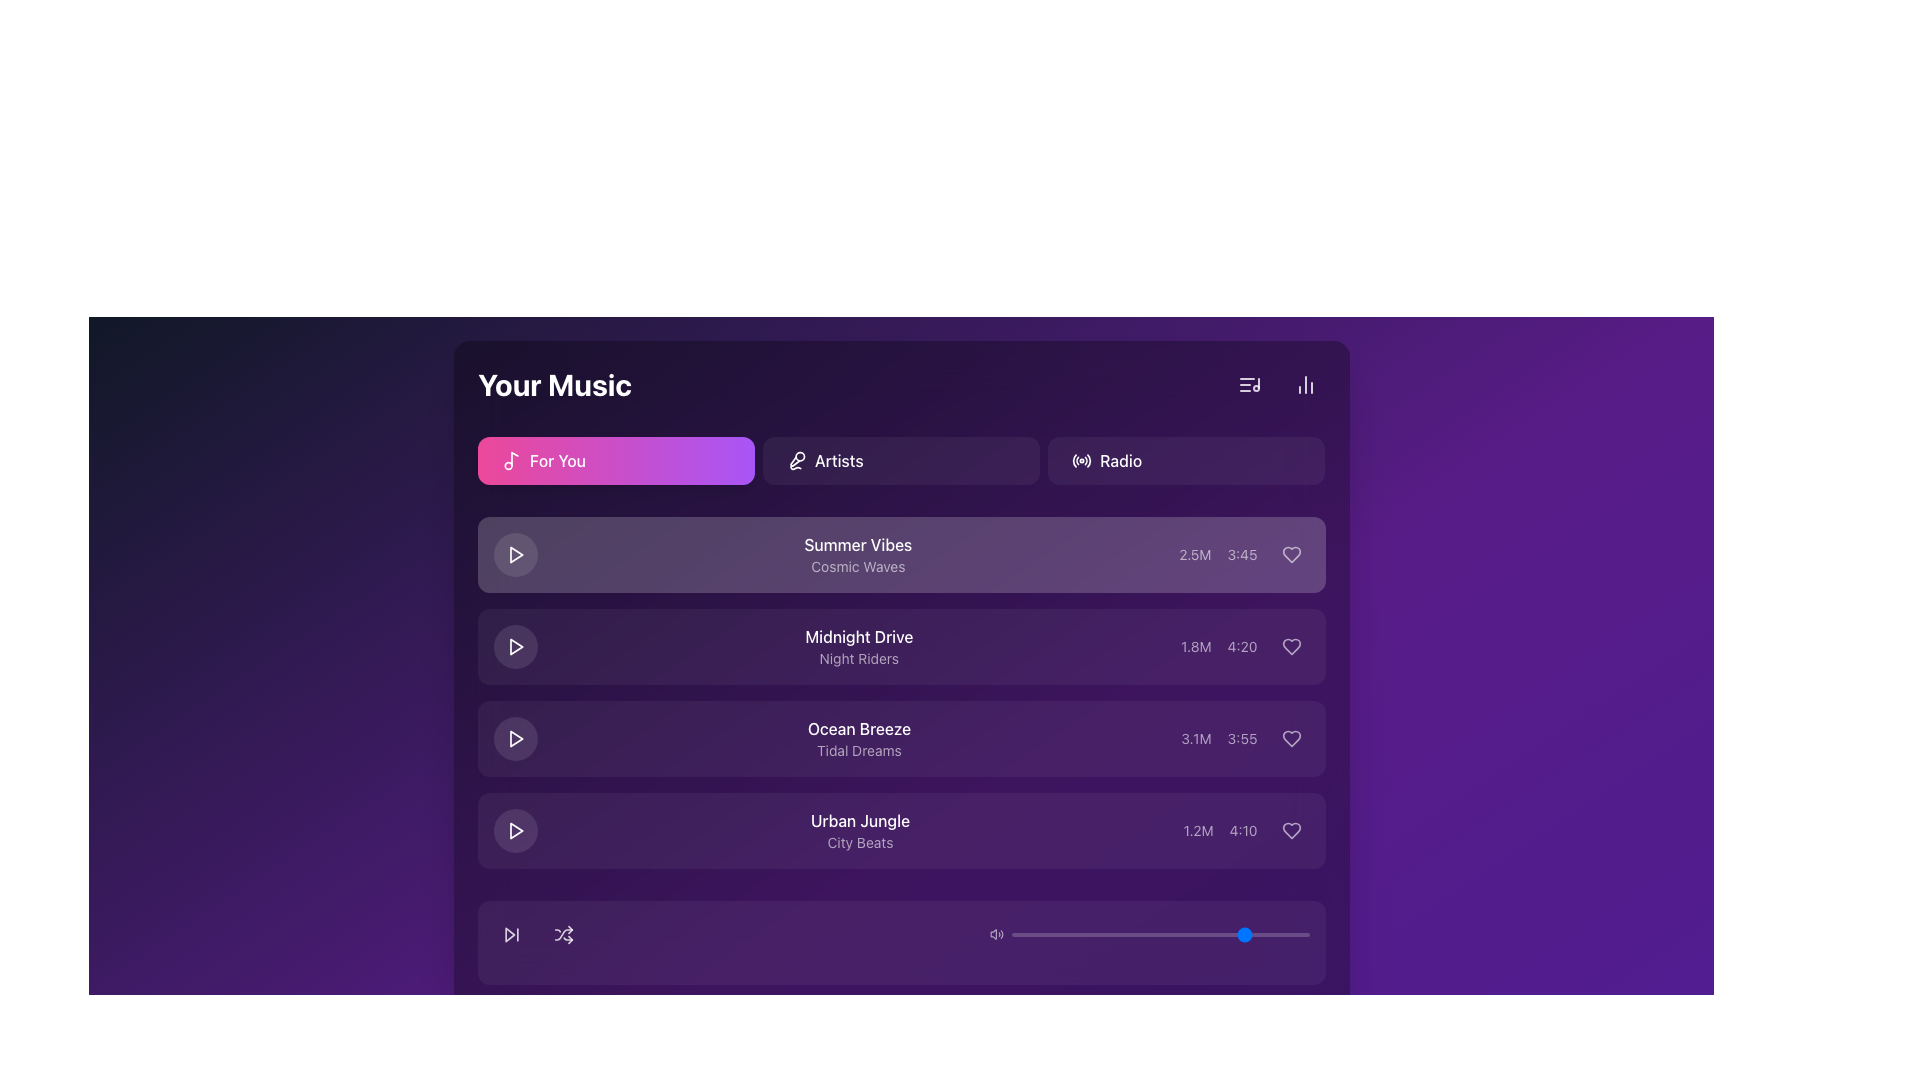 This screenshot has width=1920, height=1080. Describe the element at coordinates (1070, 934) in the screenshot. I see `the slider` at that location.